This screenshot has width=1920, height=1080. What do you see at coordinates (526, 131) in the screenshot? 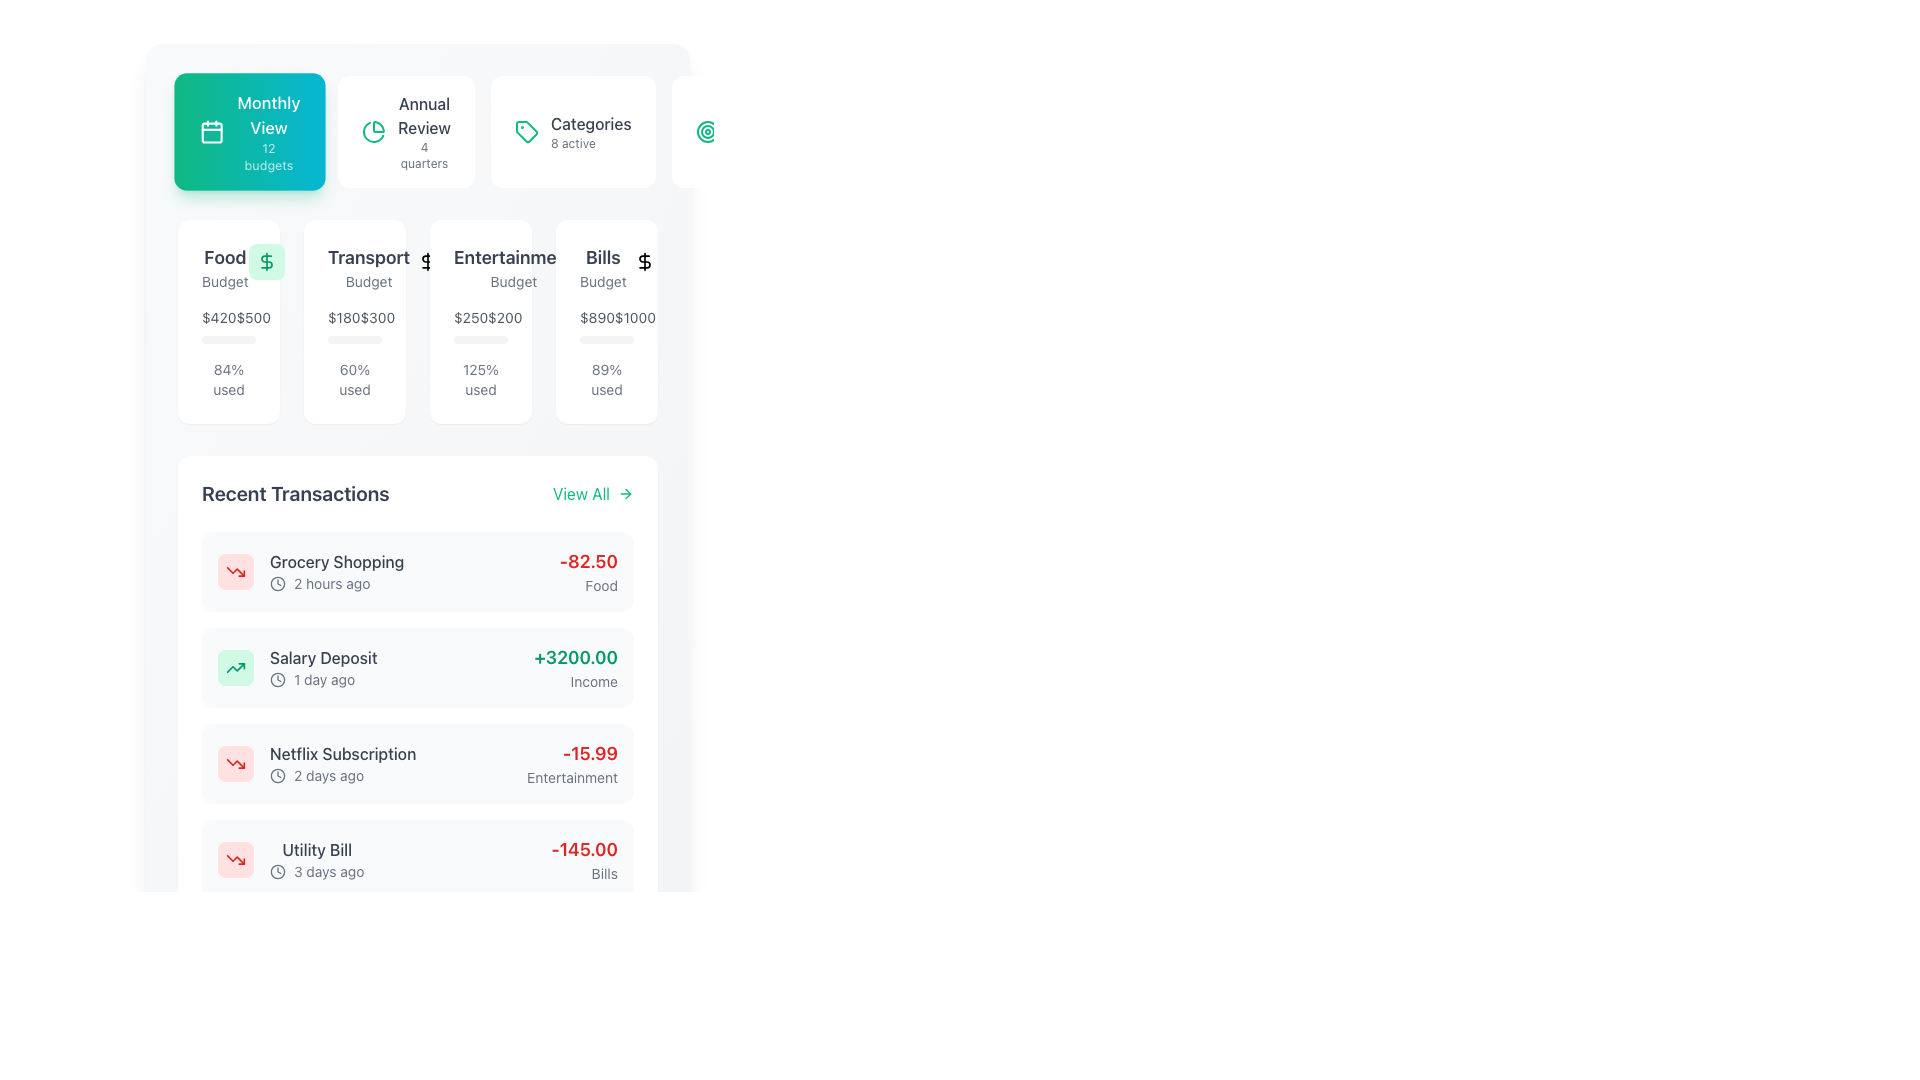
I see `the decorative icon located at the far left of the 'Categories 8 active' button in the top right section of the interface` at bounding box center [526, 131].